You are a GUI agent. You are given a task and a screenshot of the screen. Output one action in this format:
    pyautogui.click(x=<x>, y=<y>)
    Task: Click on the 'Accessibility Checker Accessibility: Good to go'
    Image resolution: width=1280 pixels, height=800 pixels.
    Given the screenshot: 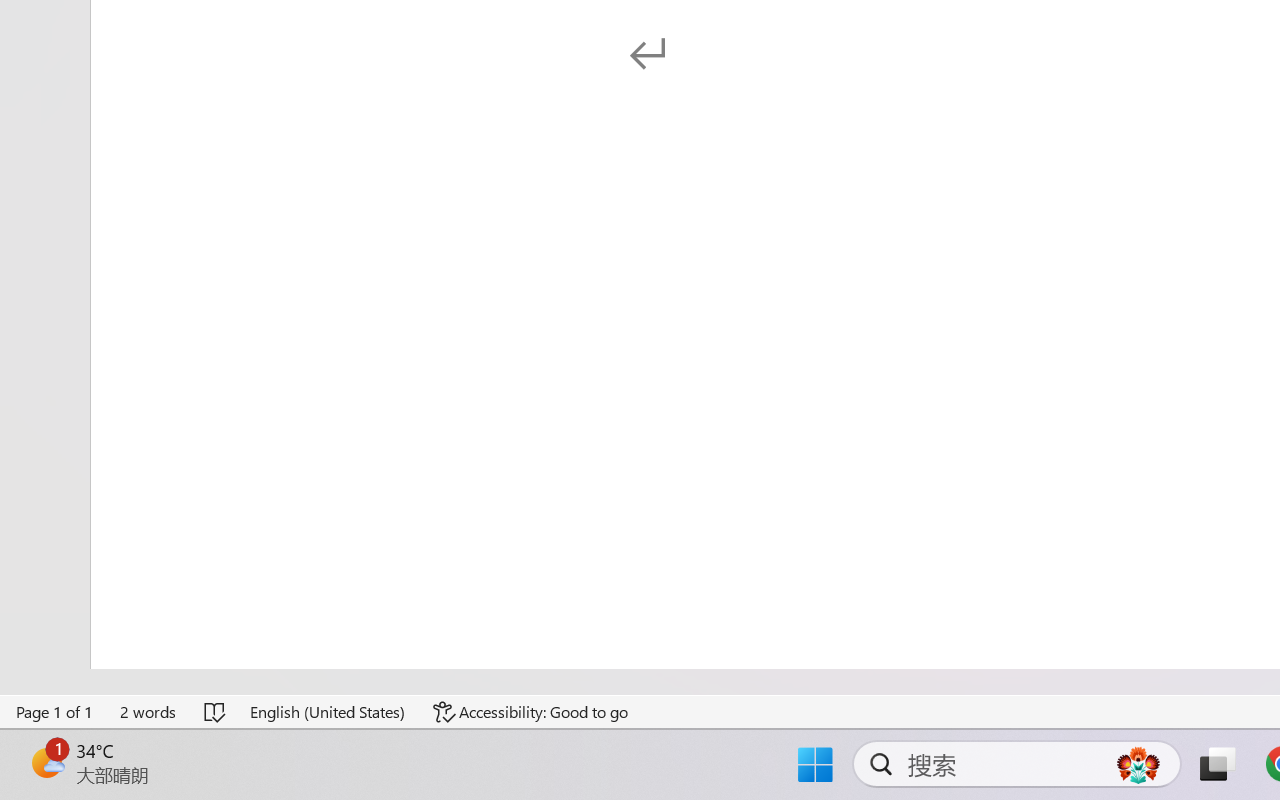 What is the action you would take?
    pyautogui.click(x=531, y=711)
    